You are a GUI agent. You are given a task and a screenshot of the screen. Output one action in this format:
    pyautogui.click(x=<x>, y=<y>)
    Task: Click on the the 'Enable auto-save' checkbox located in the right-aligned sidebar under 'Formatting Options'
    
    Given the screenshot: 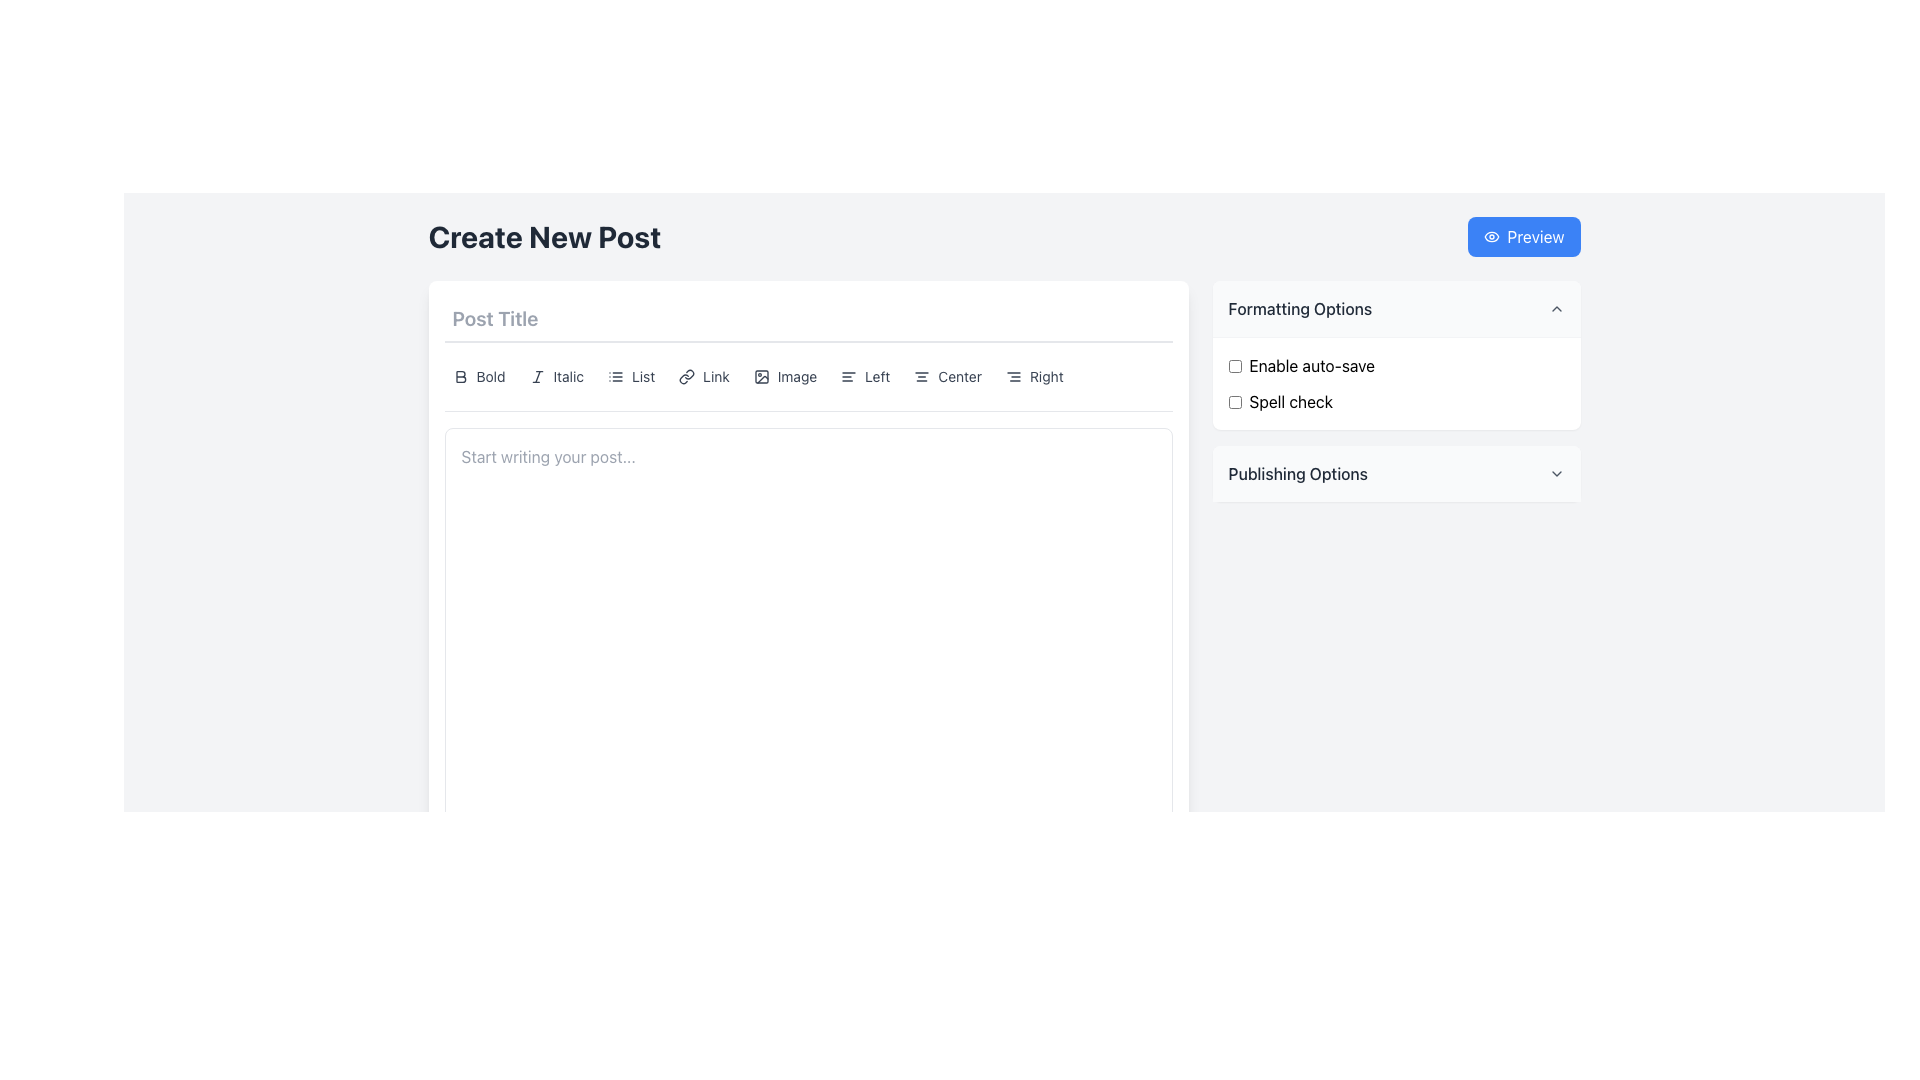 What is the action you would take?
    pyautogui.click(x=1395, y=366)
    